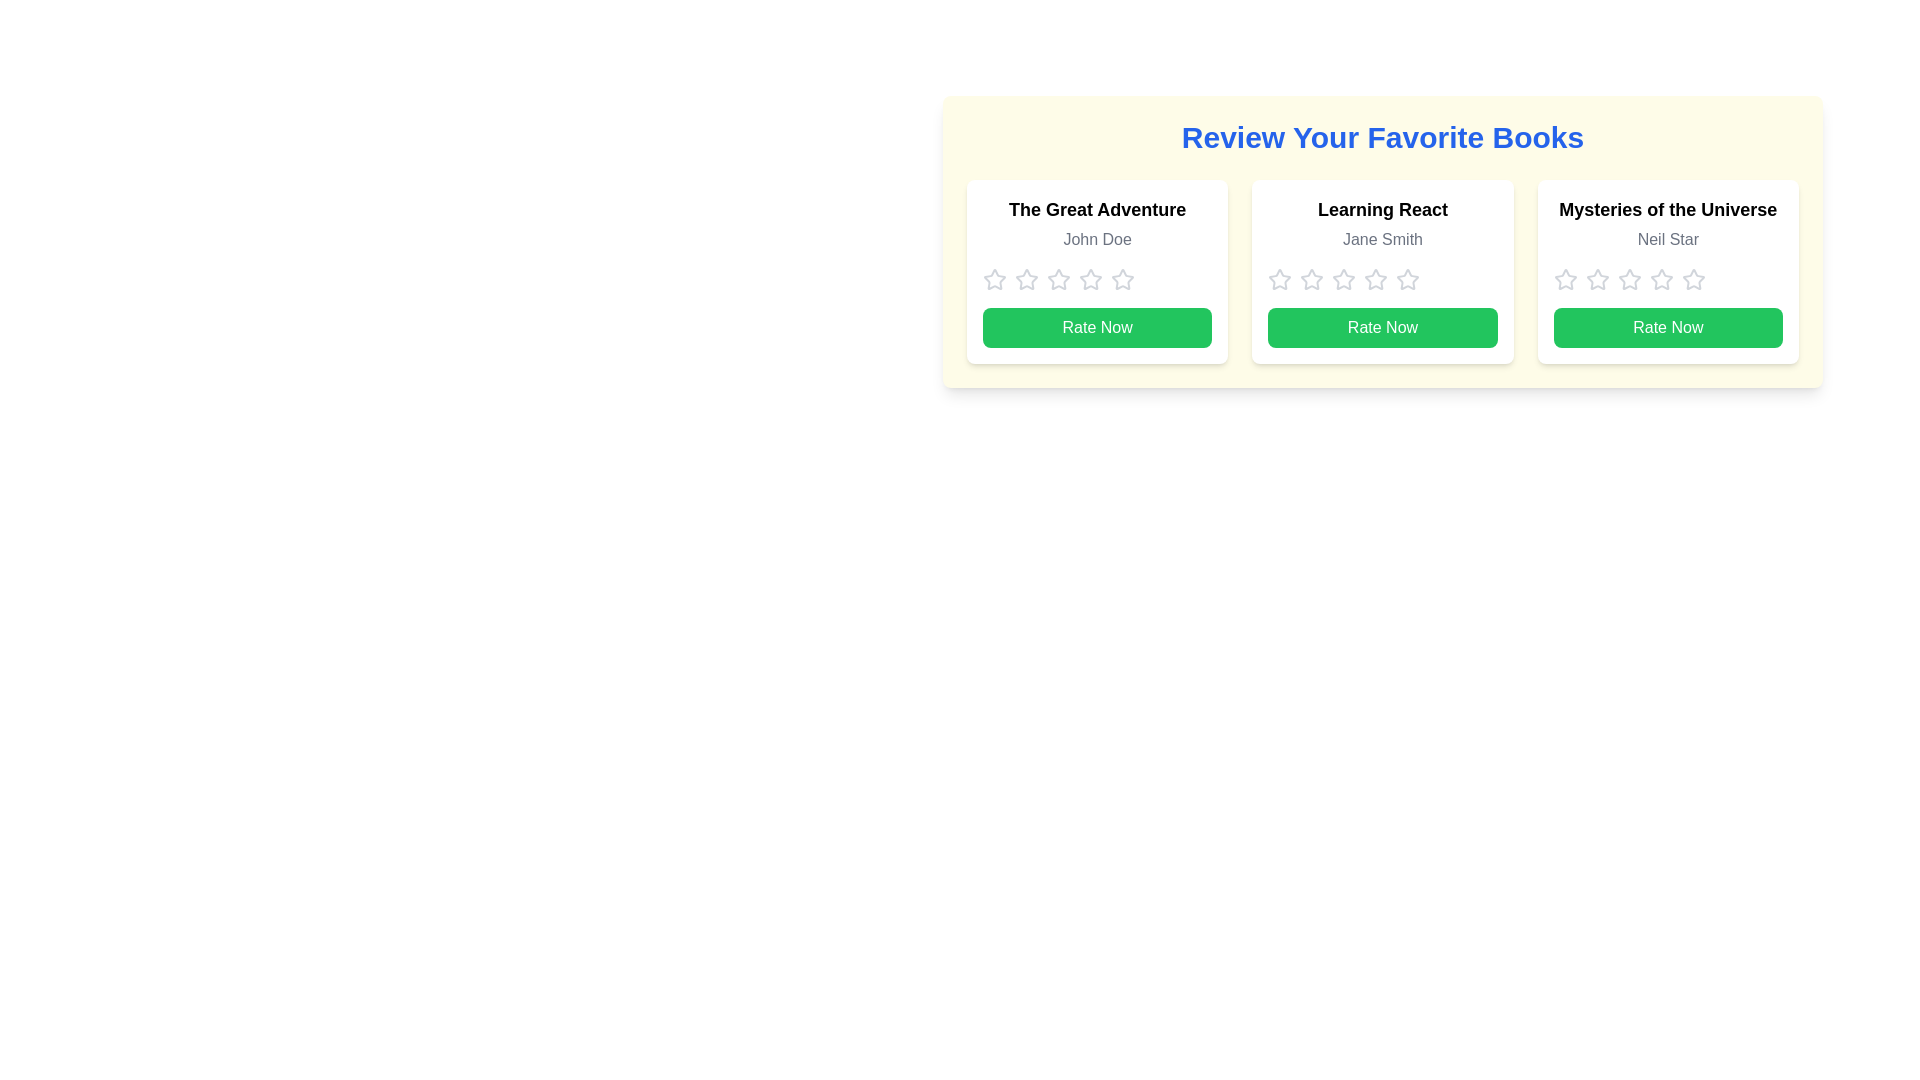 The width and height of the screenshot is (1920, 1080). Describe the element at coordinates (1596, 280) in the screenshot. I see `the second interactive star icon for rating selection located below the book titled 'Mysteries of the Universe' by Neil Star` at that location.